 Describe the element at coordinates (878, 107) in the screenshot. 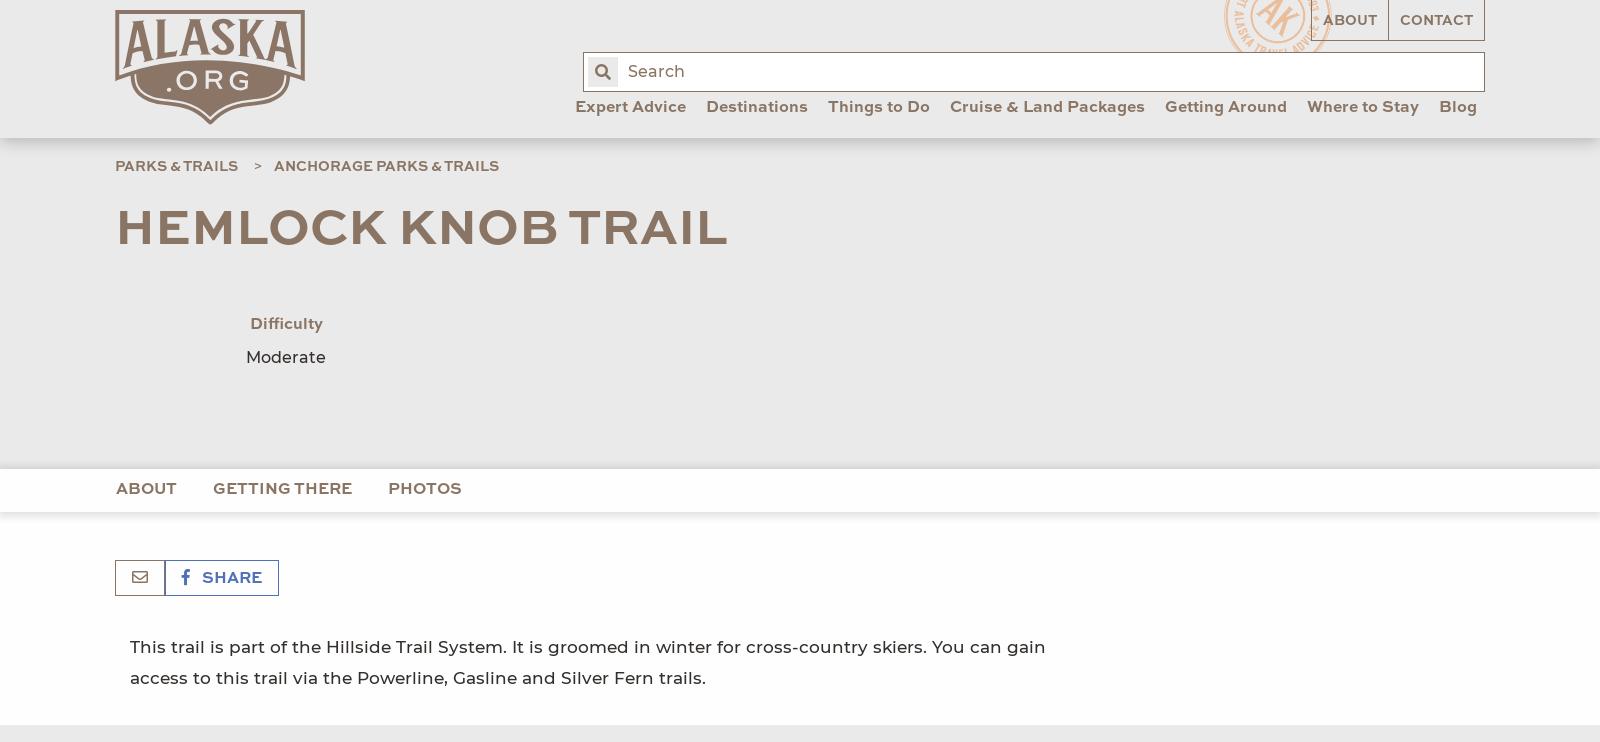

I see `'Things to Do'` at that location.